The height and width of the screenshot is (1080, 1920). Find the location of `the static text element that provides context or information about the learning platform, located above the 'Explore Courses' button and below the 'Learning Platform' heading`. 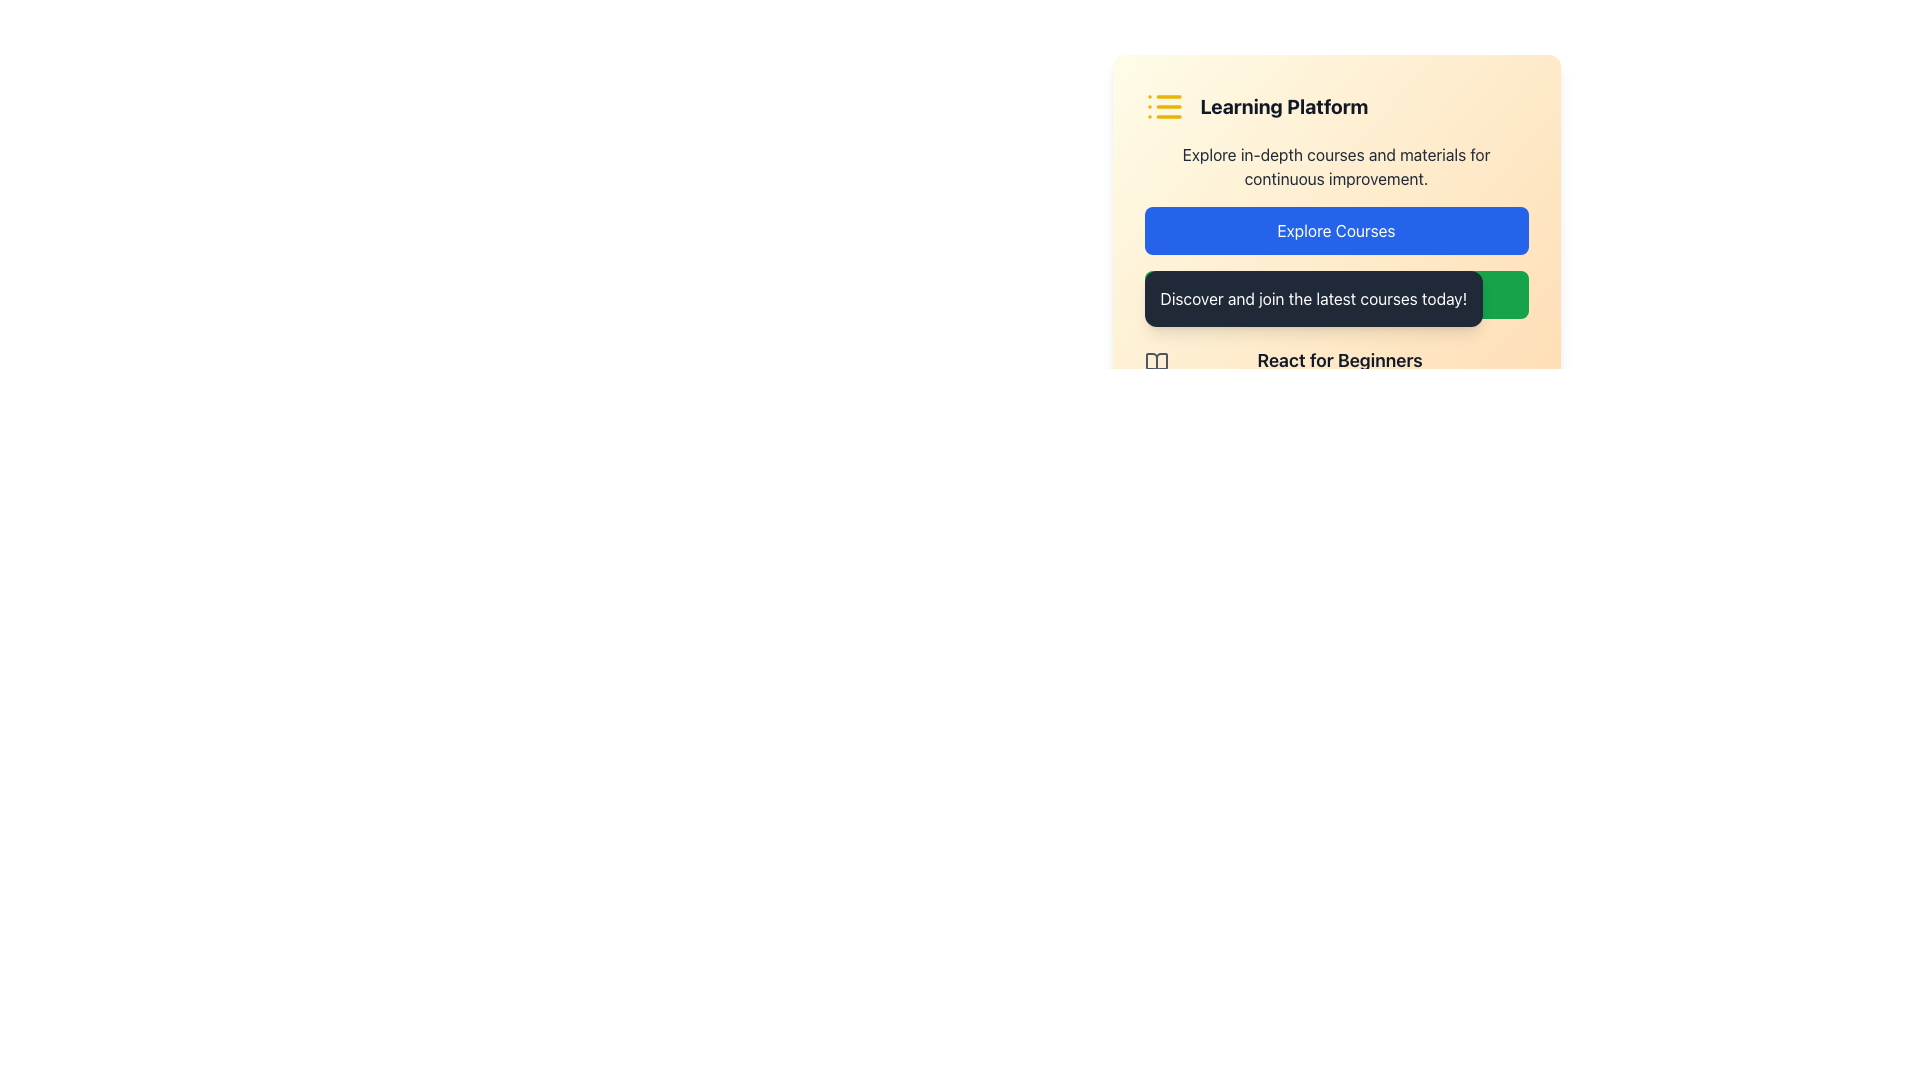

the static text element that provides context or information about the learning platform, located above the 'Explore Courses' button and below the 'Learning Platform' heading is located at coordinates (1336, 165).